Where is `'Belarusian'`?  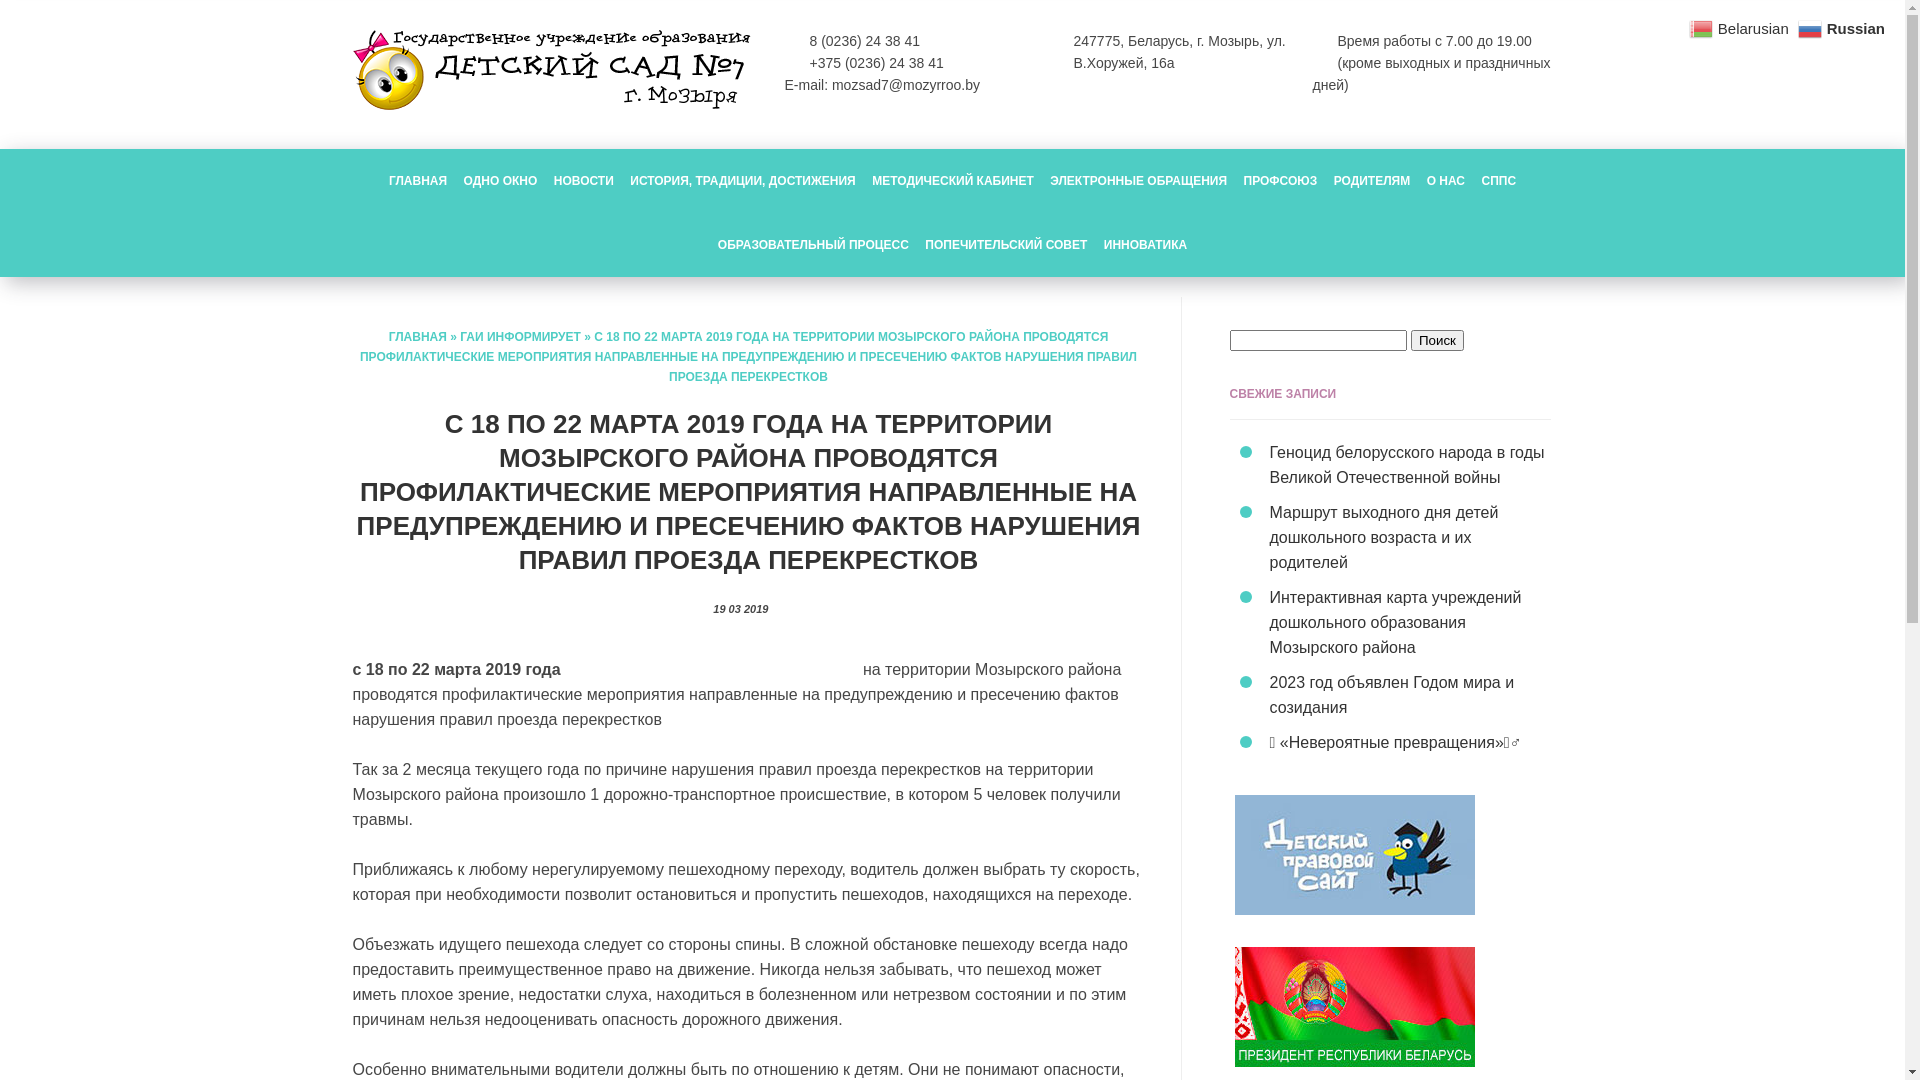 'Belarusian' is located at coordinates (1740, 27).